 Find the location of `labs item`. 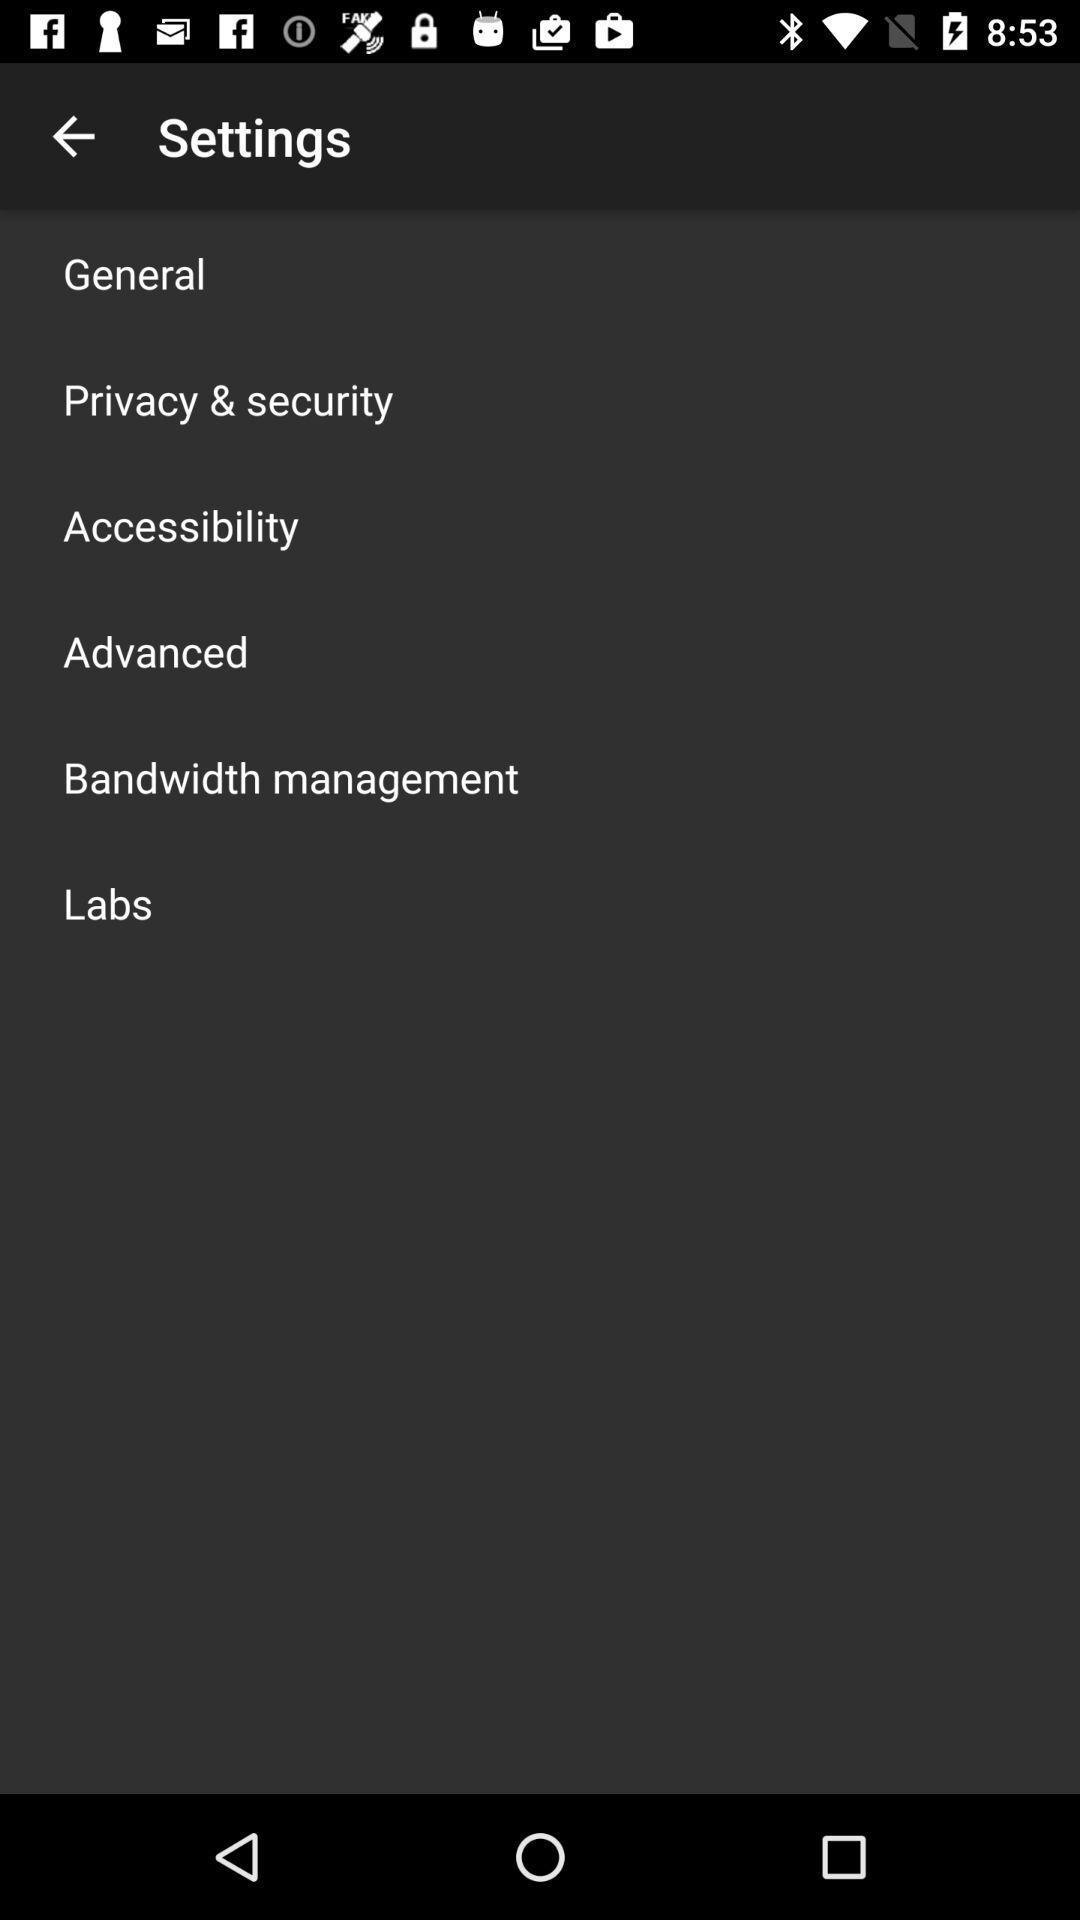

labs item is located at coordinates (108, 901).